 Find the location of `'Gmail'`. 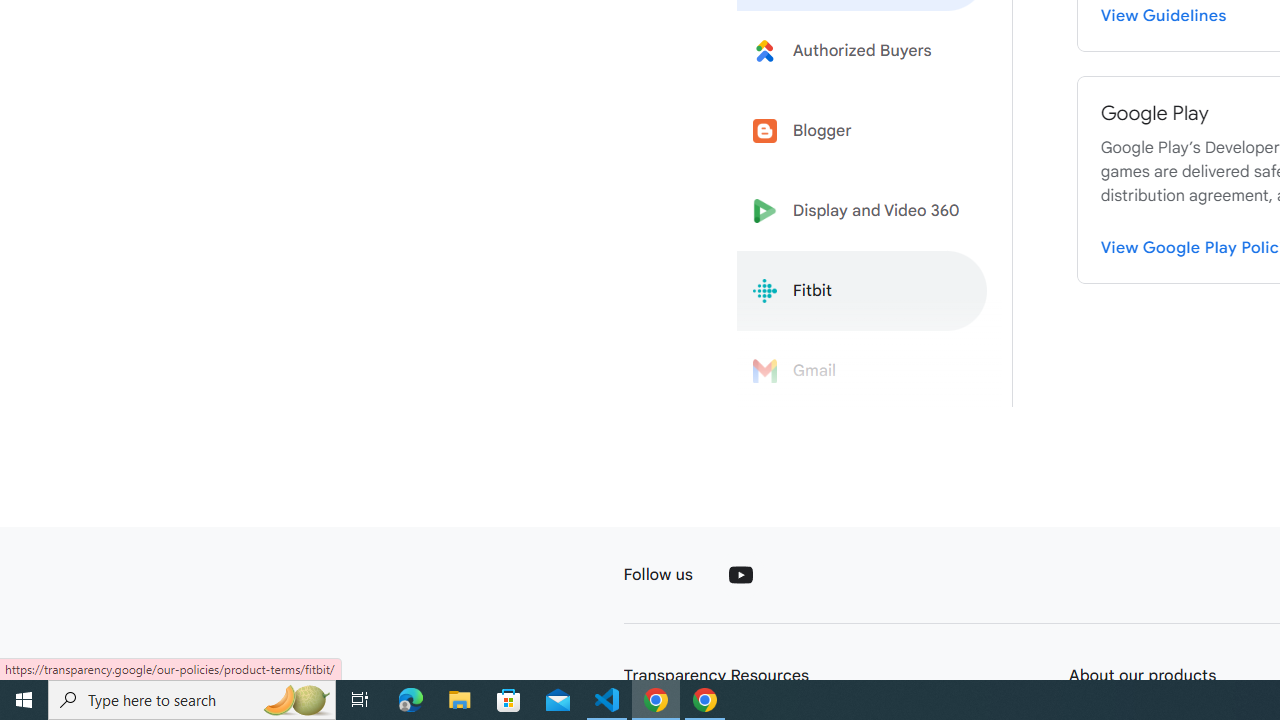

'Gmail' is located at coordinates (862, 371).